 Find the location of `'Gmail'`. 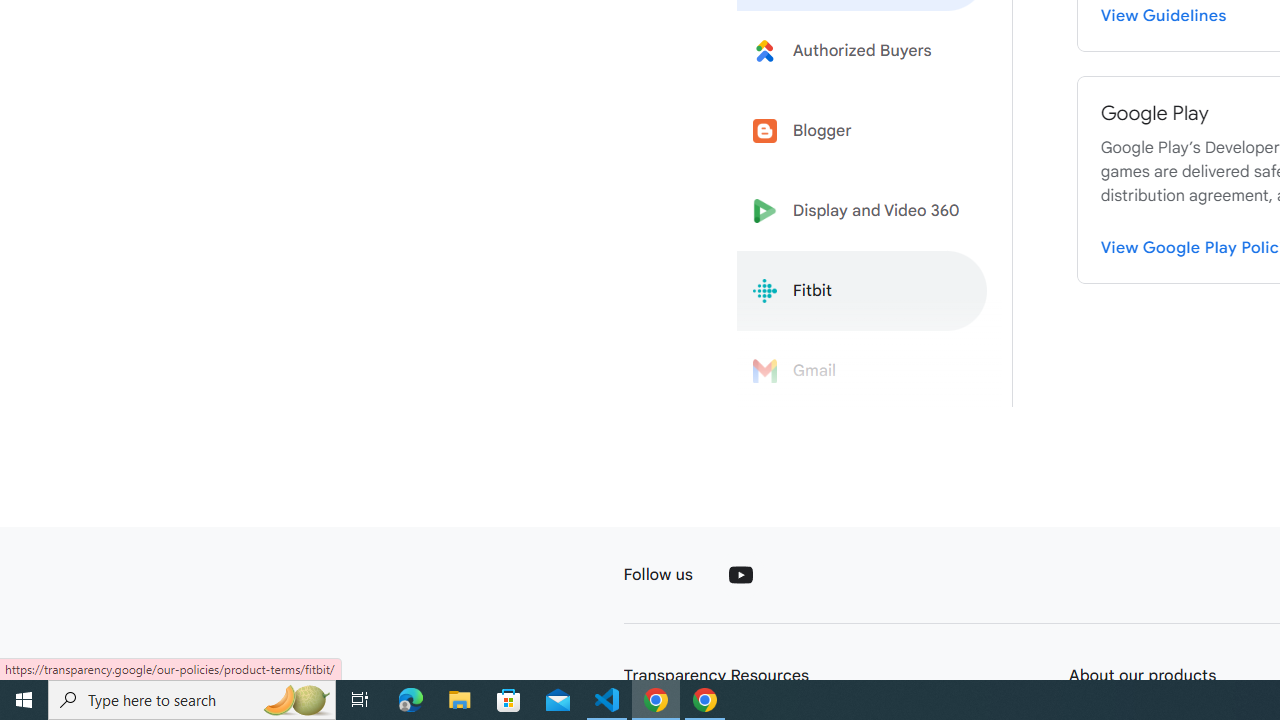

'Gmail' is located at coordinates (862, 371).